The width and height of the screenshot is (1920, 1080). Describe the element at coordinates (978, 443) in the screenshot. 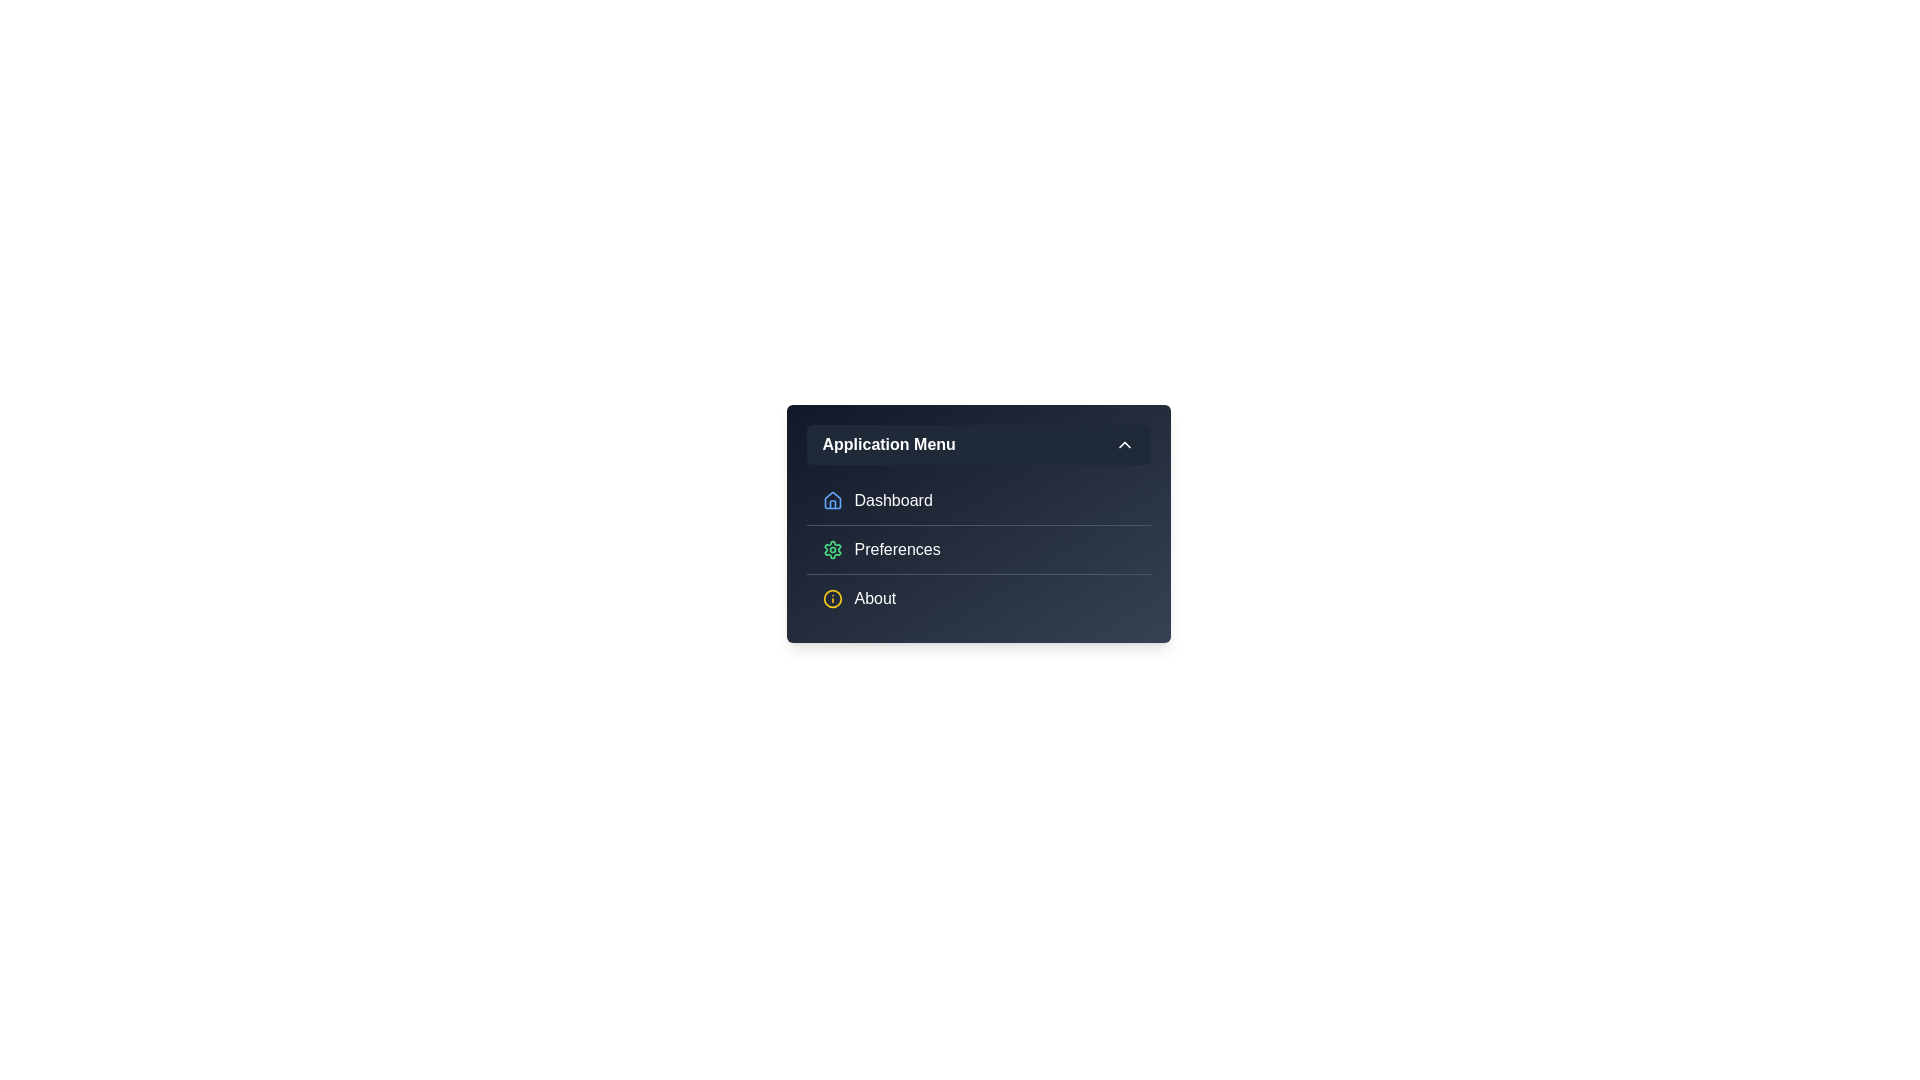

I see `the menu toggle button to toggle the menu open or close` at that location.